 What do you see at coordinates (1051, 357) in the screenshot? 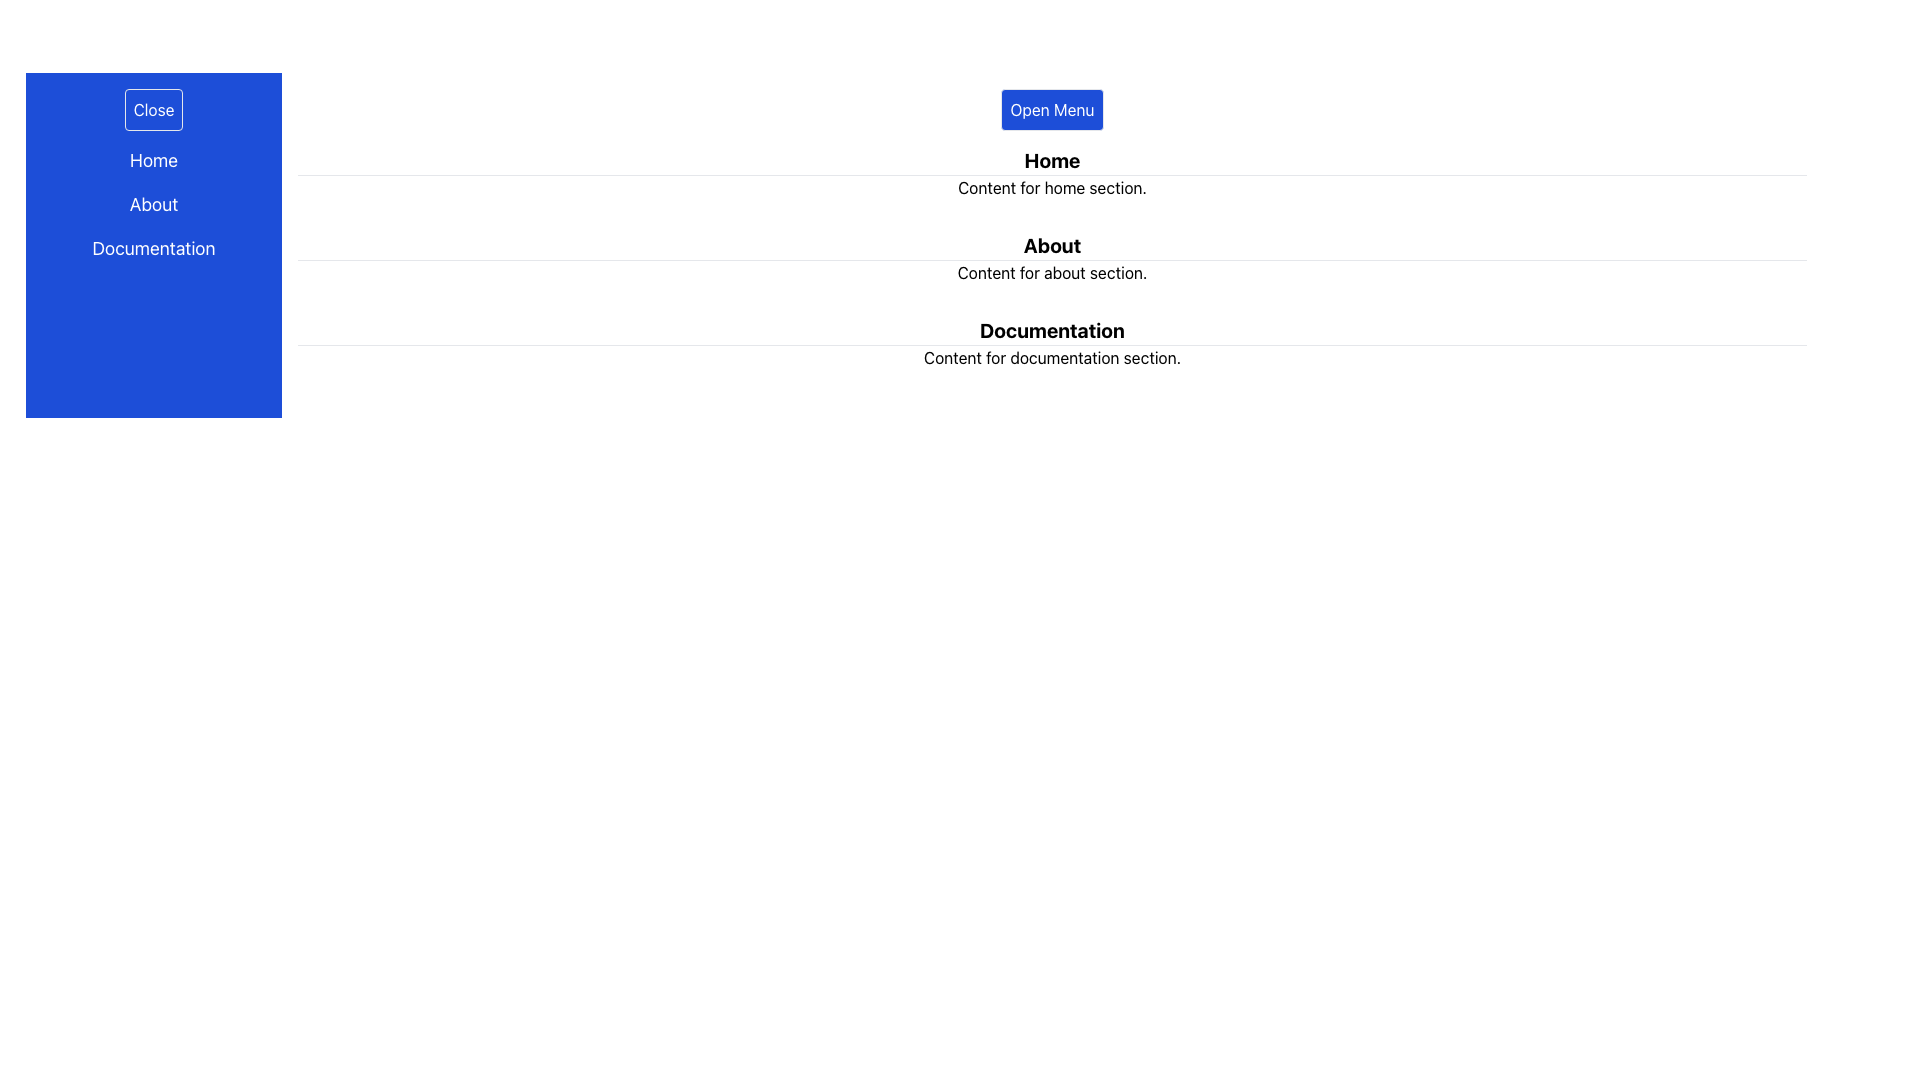
I see `the text element reading 'Content for documentation section.' which is styled in normal font weight and is located below the 'Documentation' heading in the main content area` at bounding box center [1051, 357].